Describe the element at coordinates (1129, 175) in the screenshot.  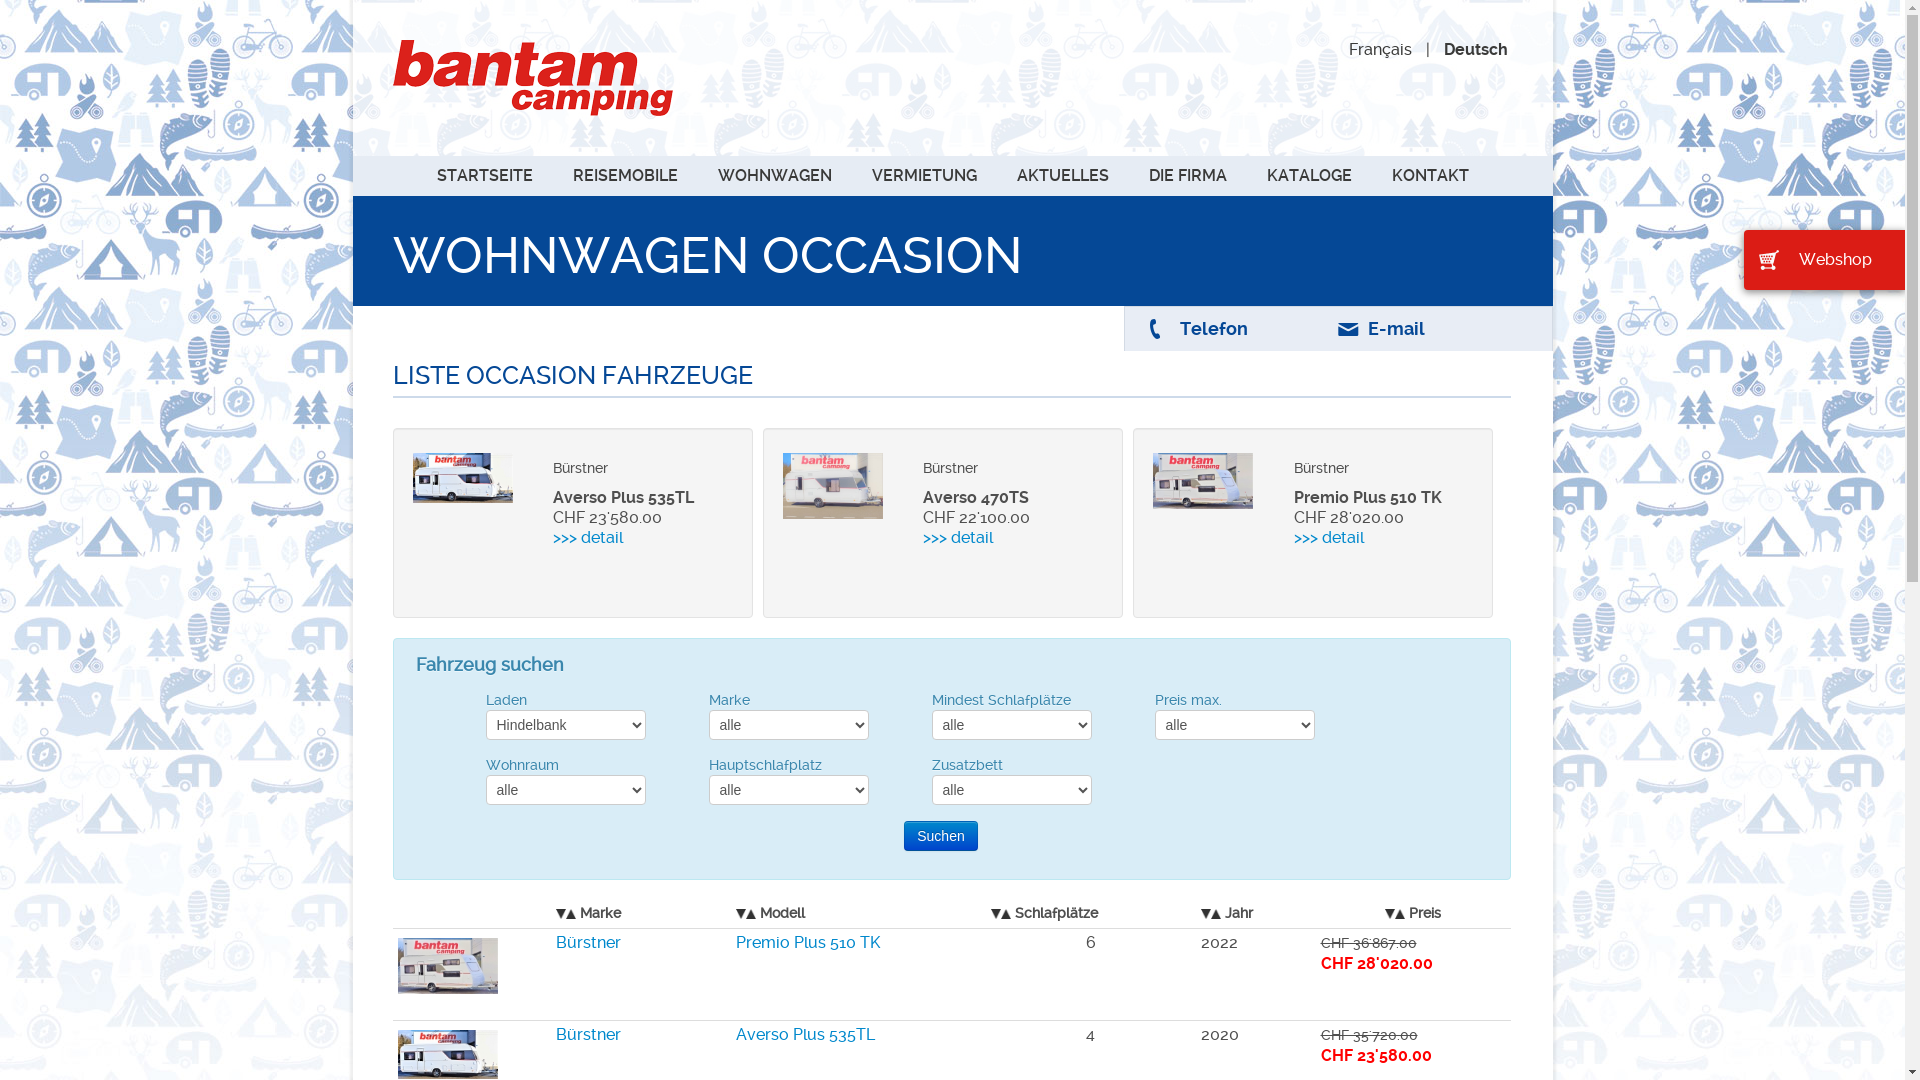
I see `'DIE FIRMA'` at that location.